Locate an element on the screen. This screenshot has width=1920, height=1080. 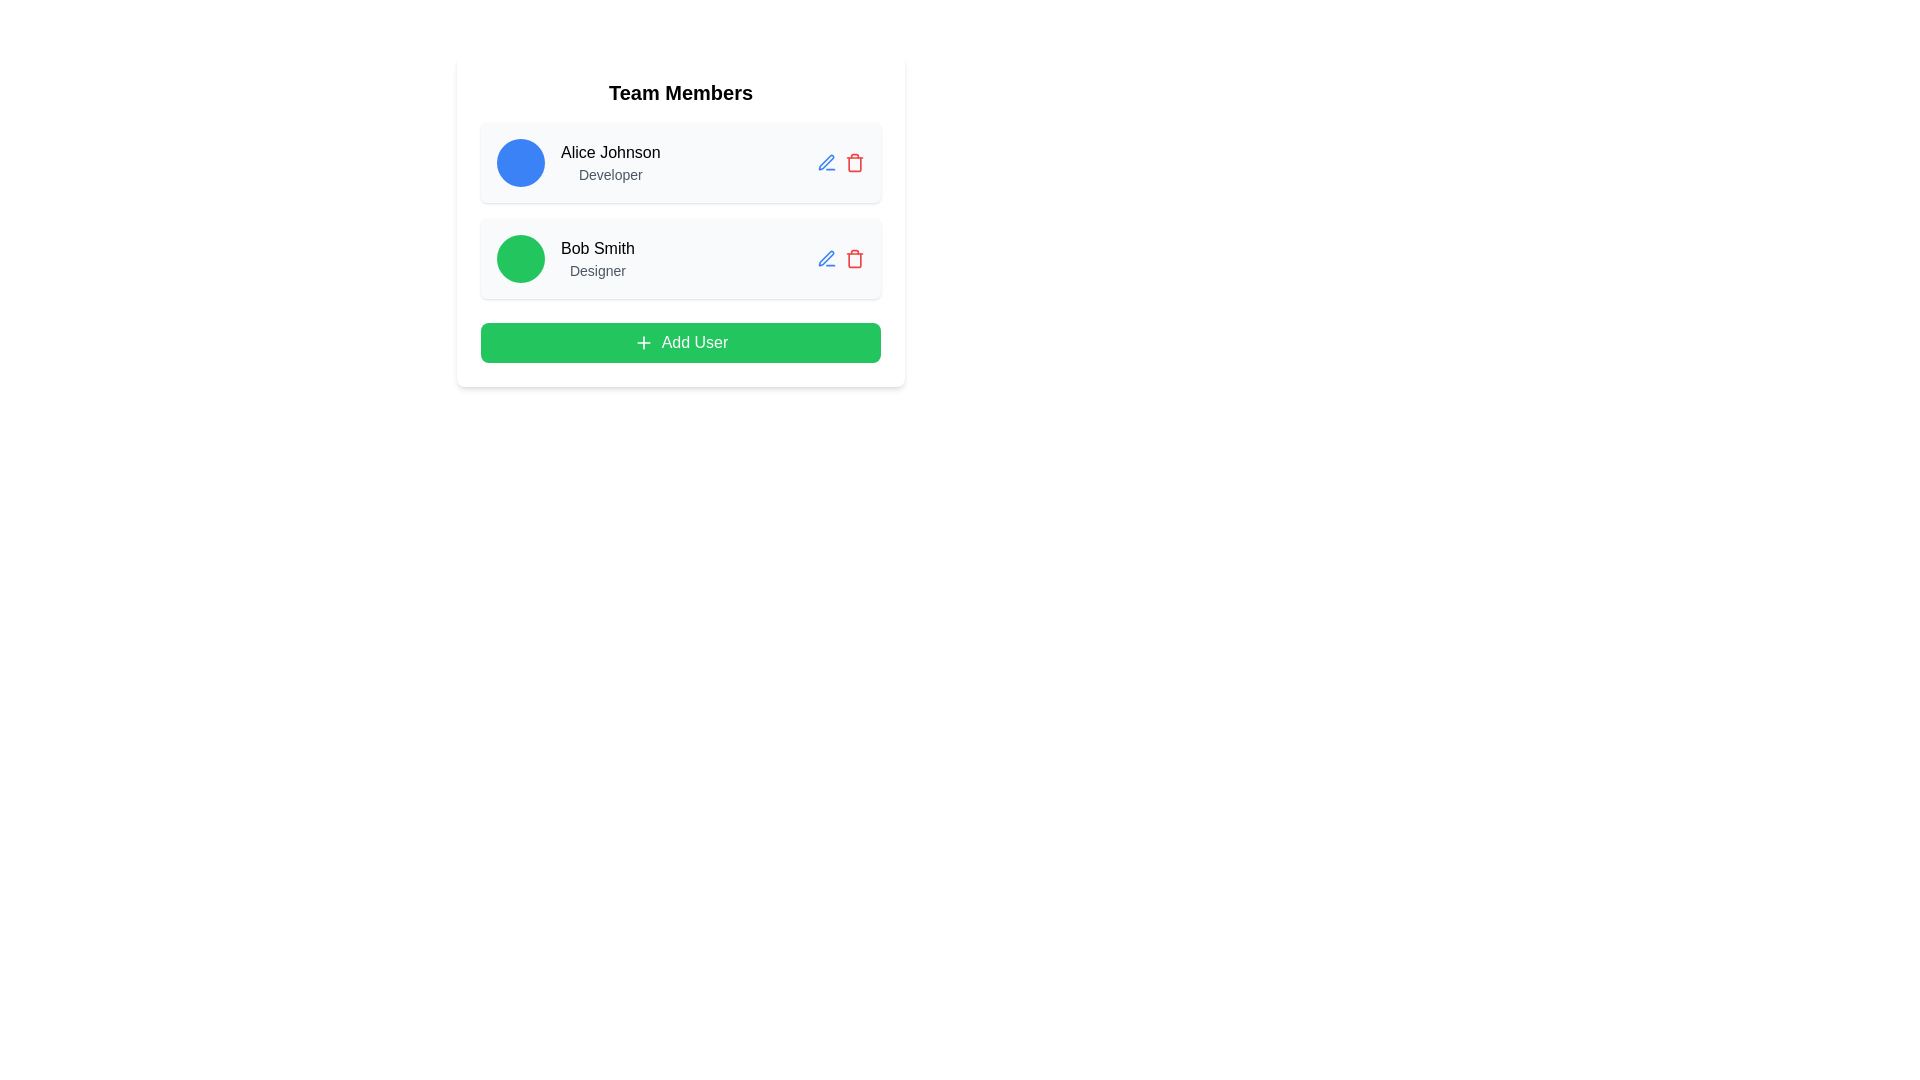
the text label displaying 'Alice Johnson' is located at coordinates (609, 152).